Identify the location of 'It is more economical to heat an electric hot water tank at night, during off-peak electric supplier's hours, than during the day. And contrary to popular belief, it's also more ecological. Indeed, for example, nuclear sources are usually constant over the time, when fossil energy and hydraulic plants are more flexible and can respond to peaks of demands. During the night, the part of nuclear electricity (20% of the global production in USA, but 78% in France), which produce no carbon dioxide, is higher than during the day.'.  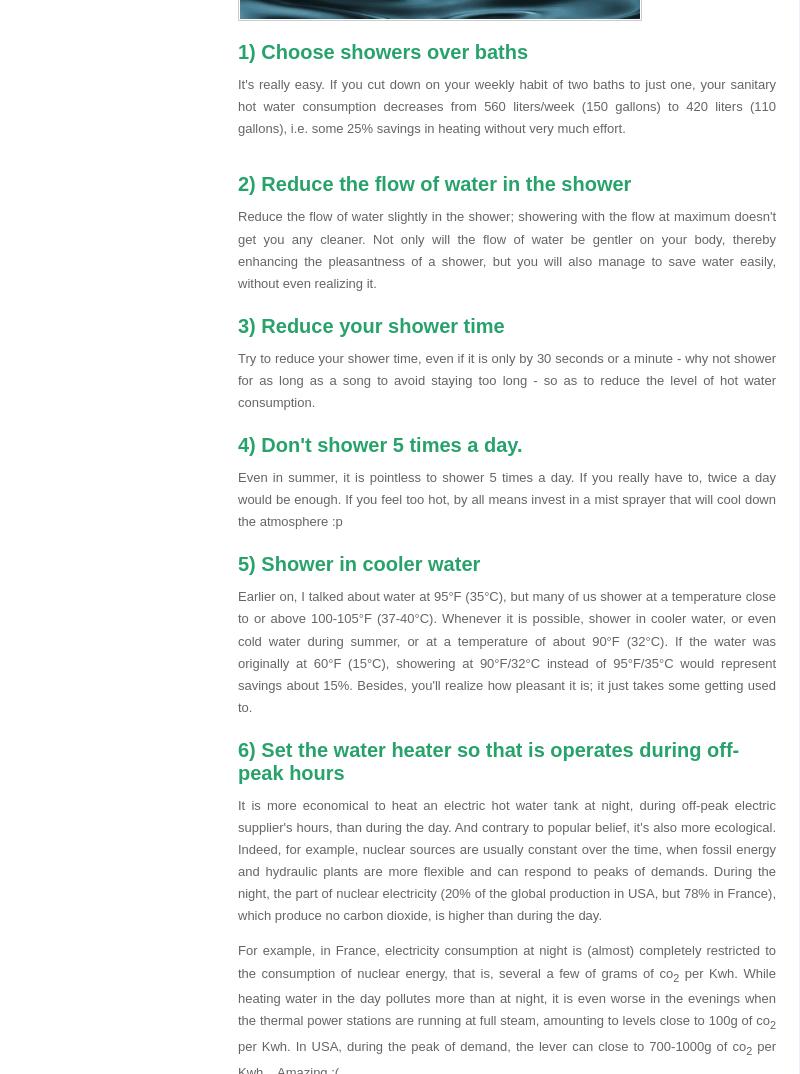
(506, 859).